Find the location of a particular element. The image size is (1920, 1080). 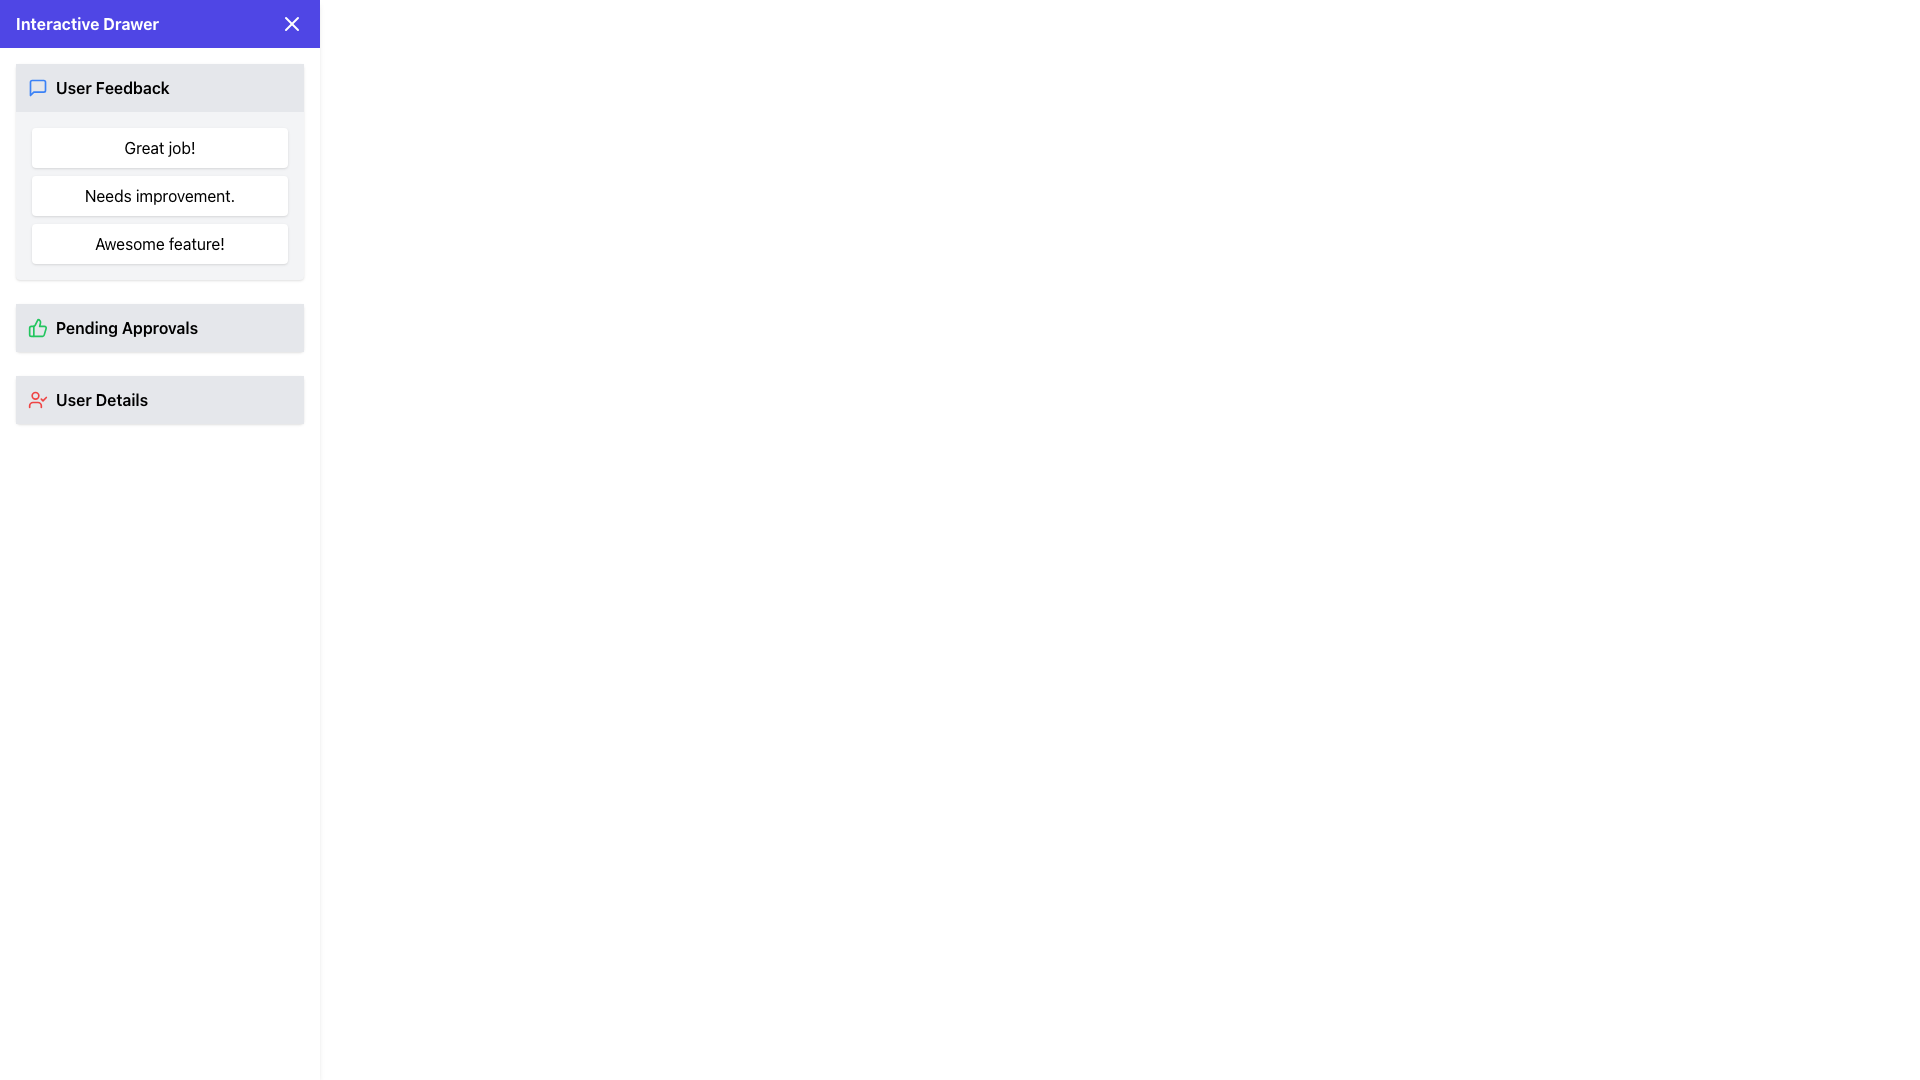

the close icon button located at the top-right corner of the 'Interactive Drawer' is located at coordinates (291, 23).